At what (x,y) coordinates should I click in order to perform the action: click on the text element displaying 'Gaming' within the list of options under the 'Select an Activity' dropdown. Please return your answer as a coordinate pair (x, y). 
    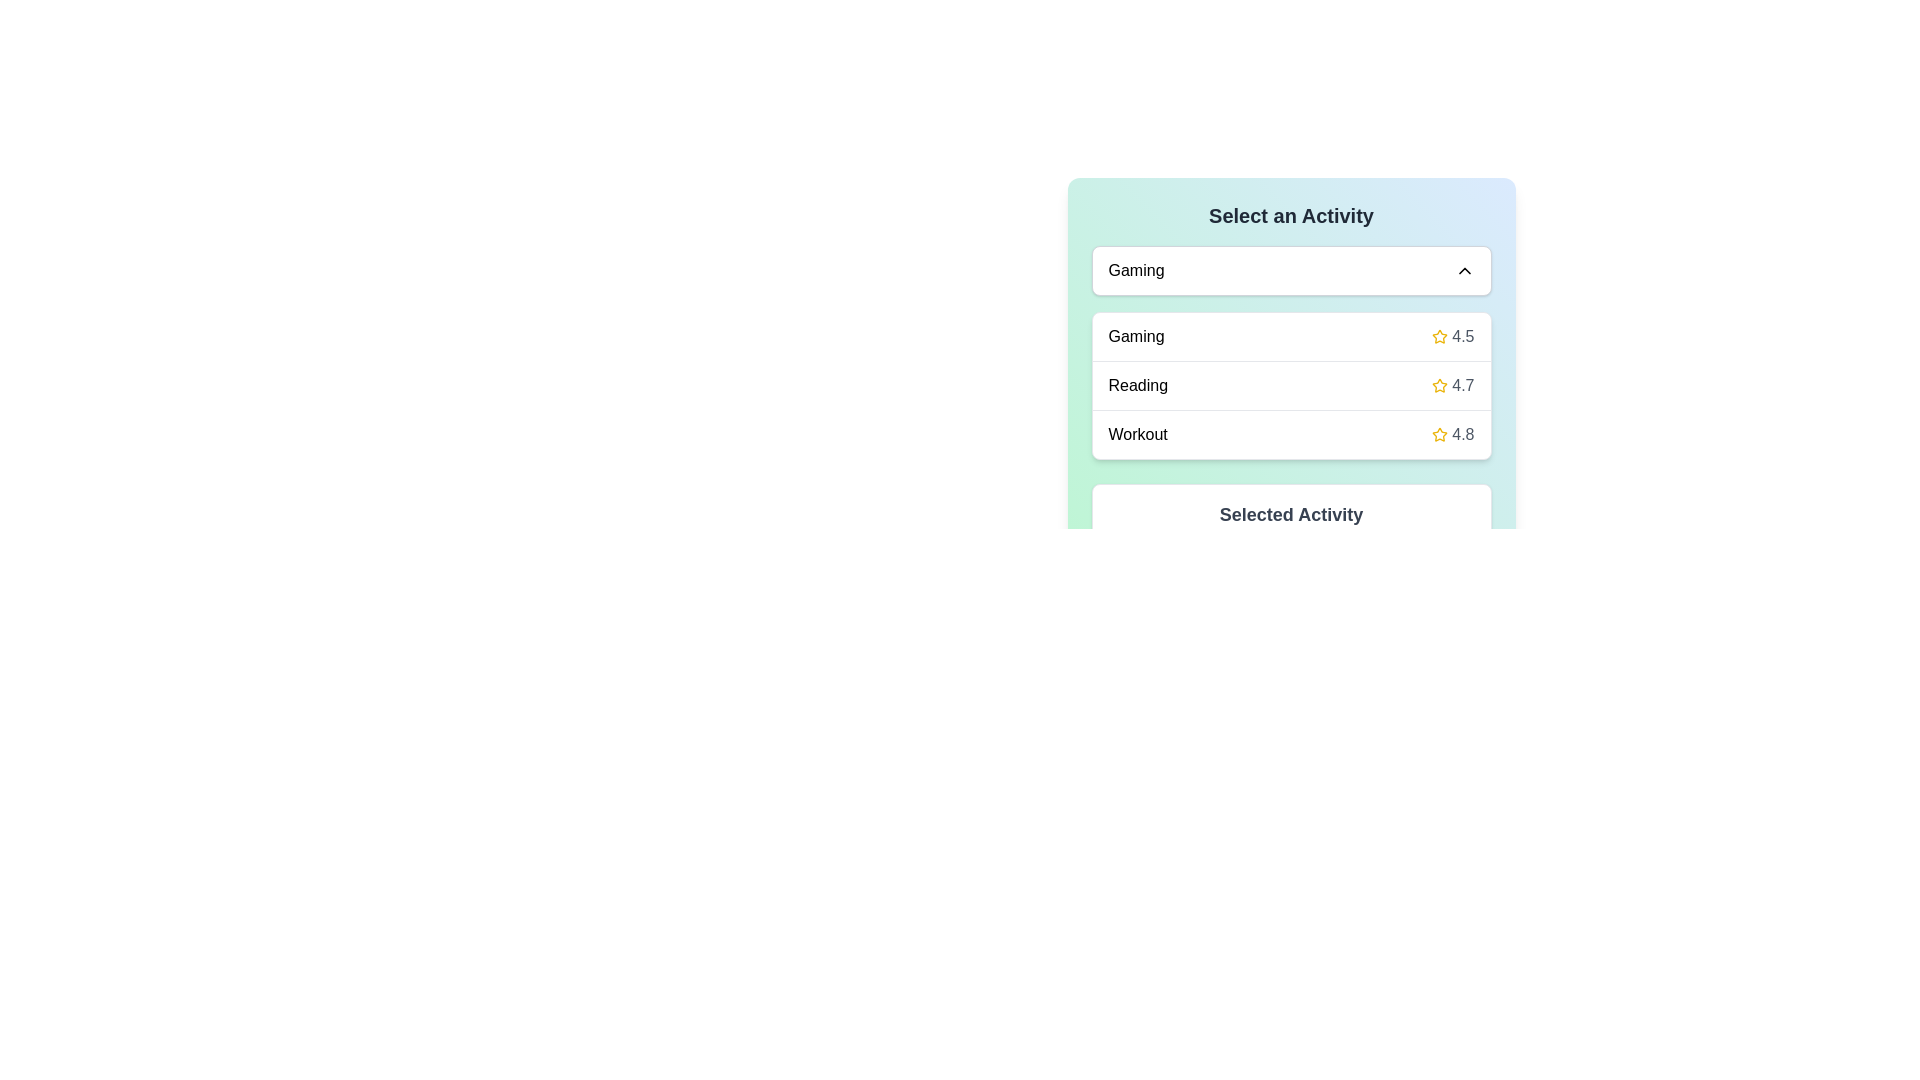
    Looking at the image, I should click on (1136, 335).